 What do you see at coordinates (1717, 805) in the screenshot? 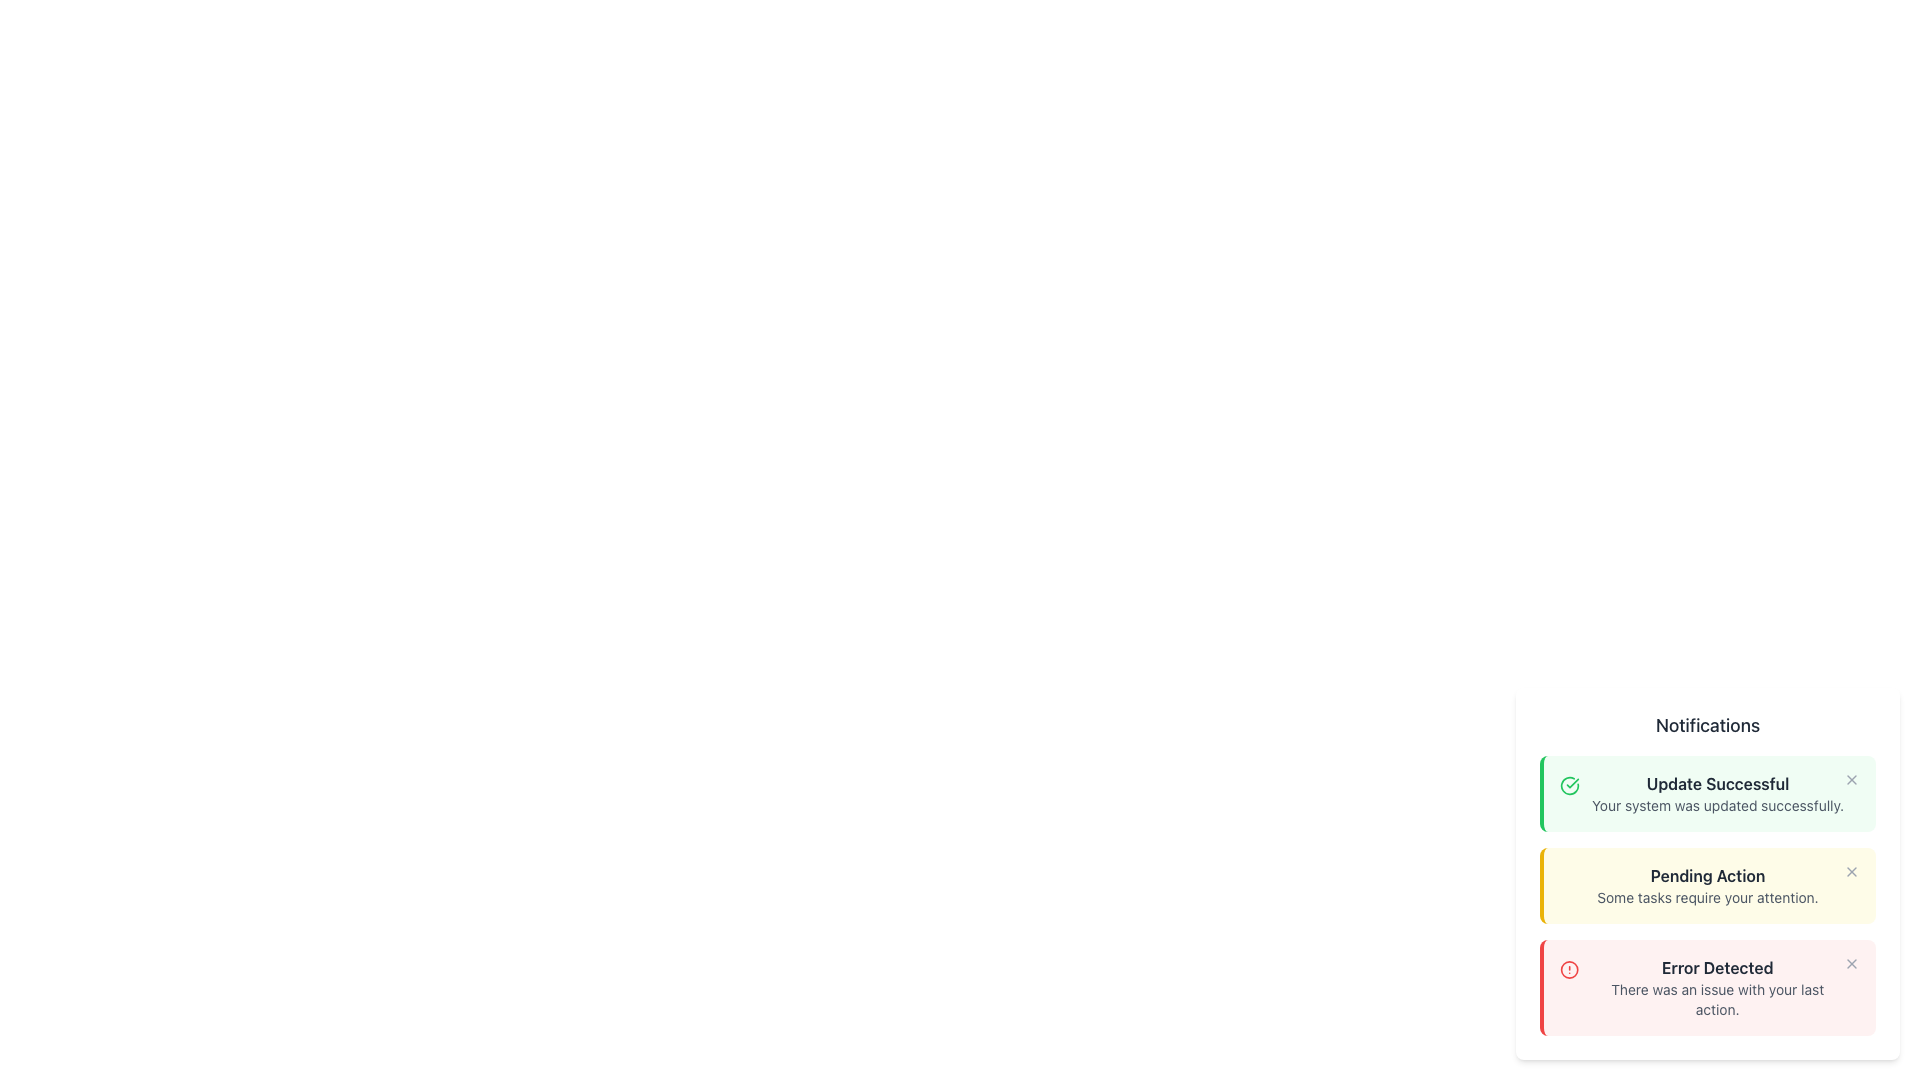
I see `text label displaying 'Your system was updated successfully.' located below the title 'Update Successful' in the green notification card` at bounding box center [1717, 805].